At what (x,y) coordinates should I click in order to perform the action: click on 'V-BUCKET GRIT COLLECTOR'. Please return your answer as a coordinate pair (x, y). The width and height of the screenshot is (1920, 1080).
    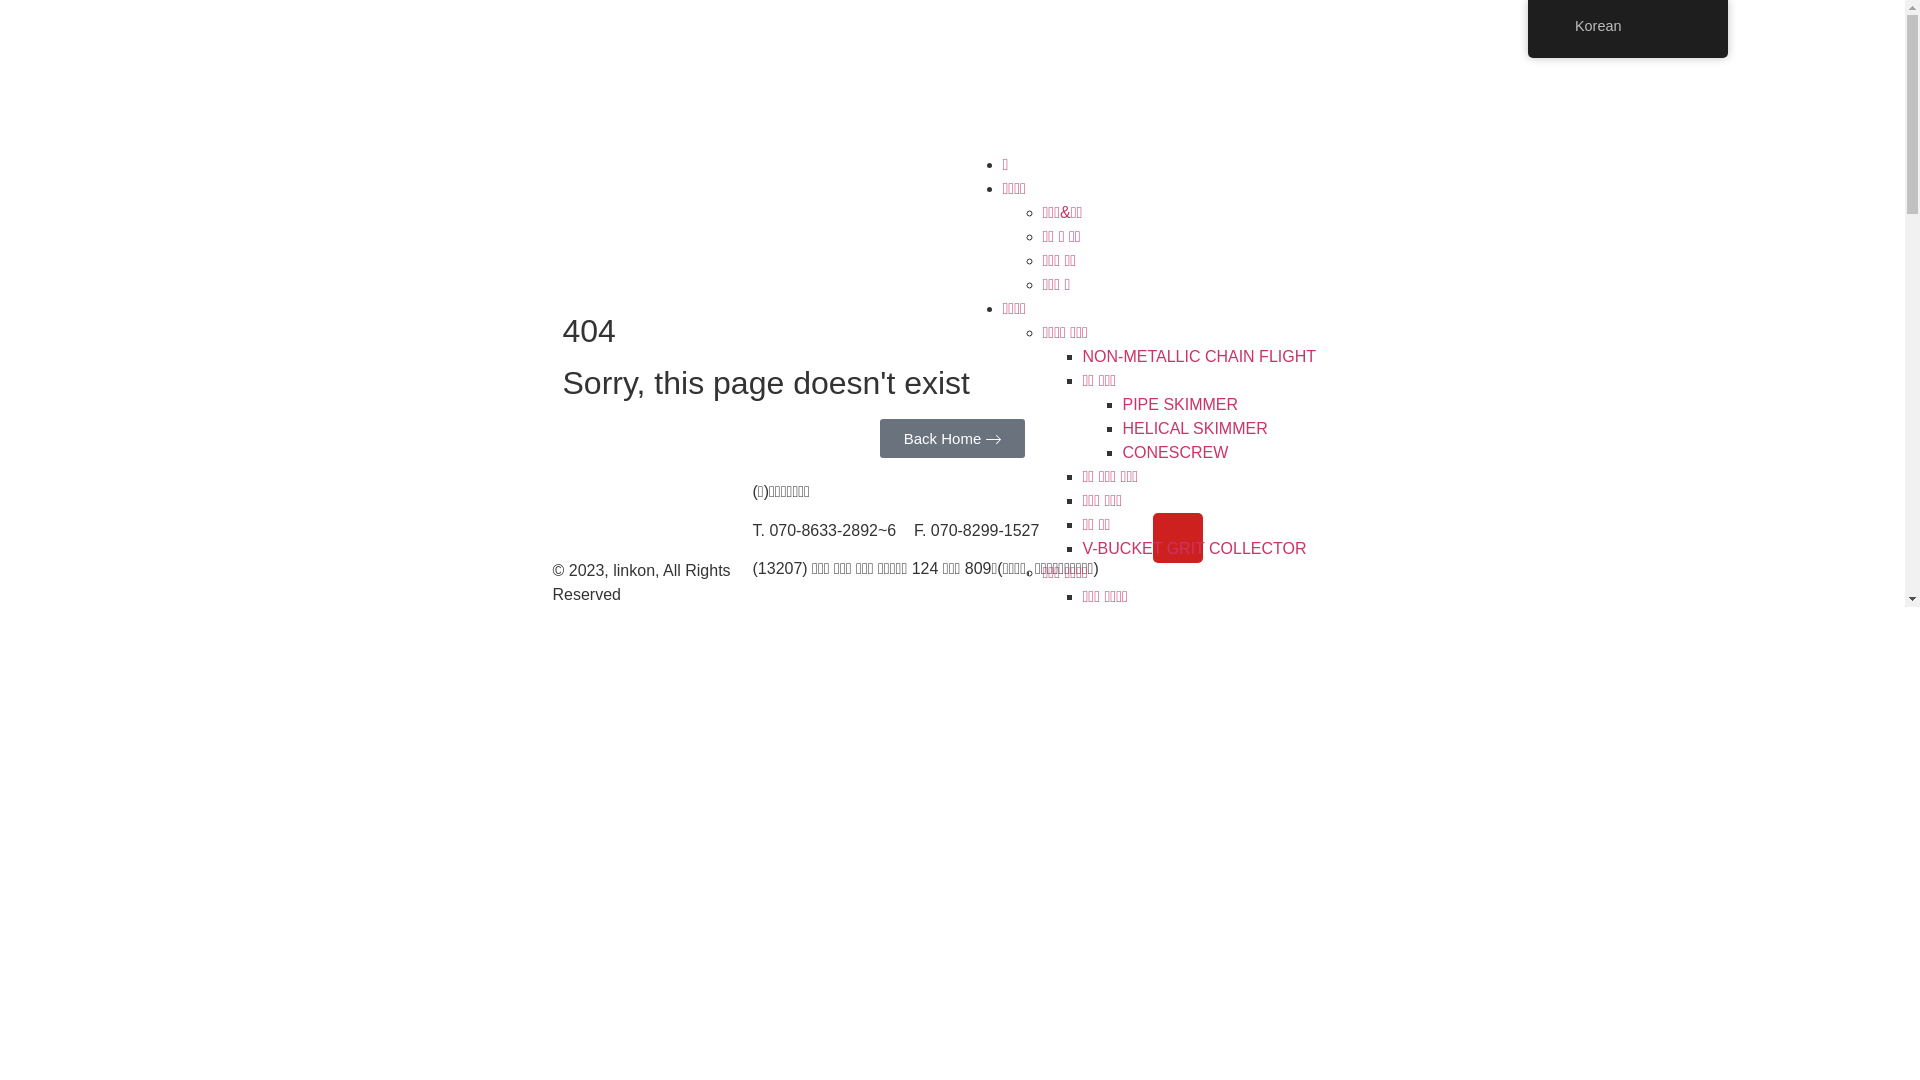
    Looking at the image, I should click on (1194, 548).